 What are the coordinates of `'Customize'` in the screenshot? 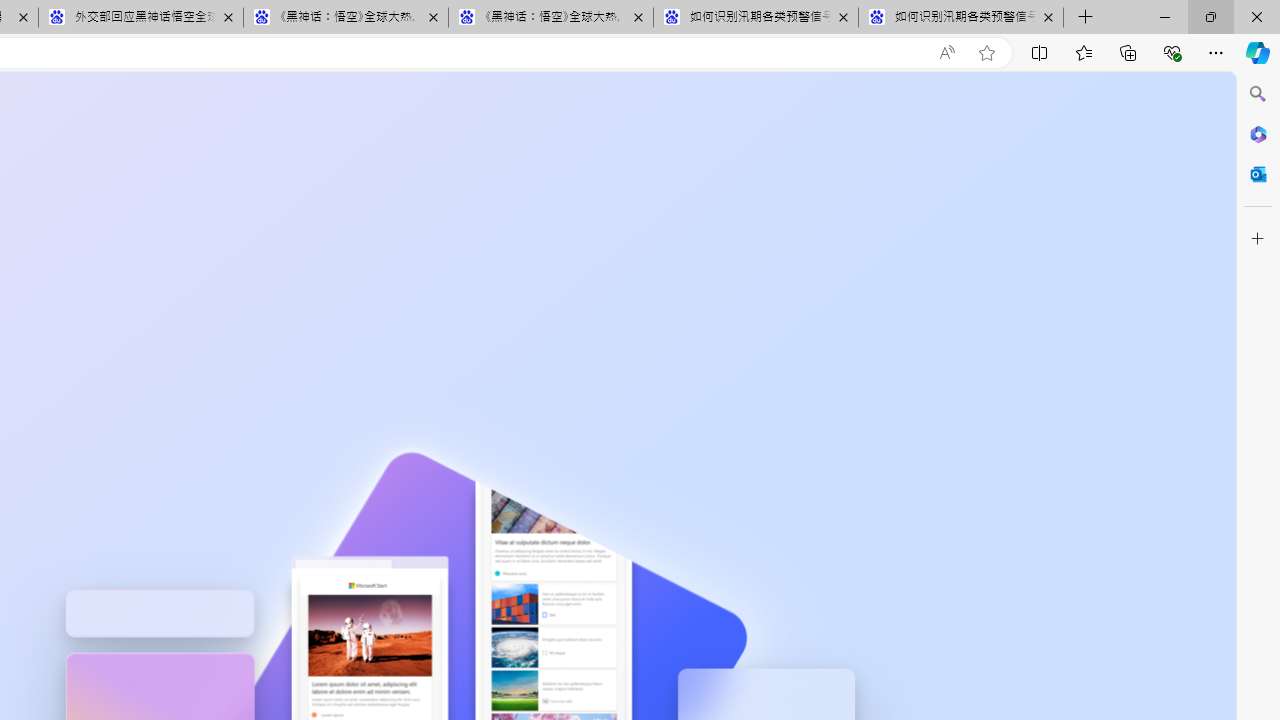 It's located at (1257, 238).